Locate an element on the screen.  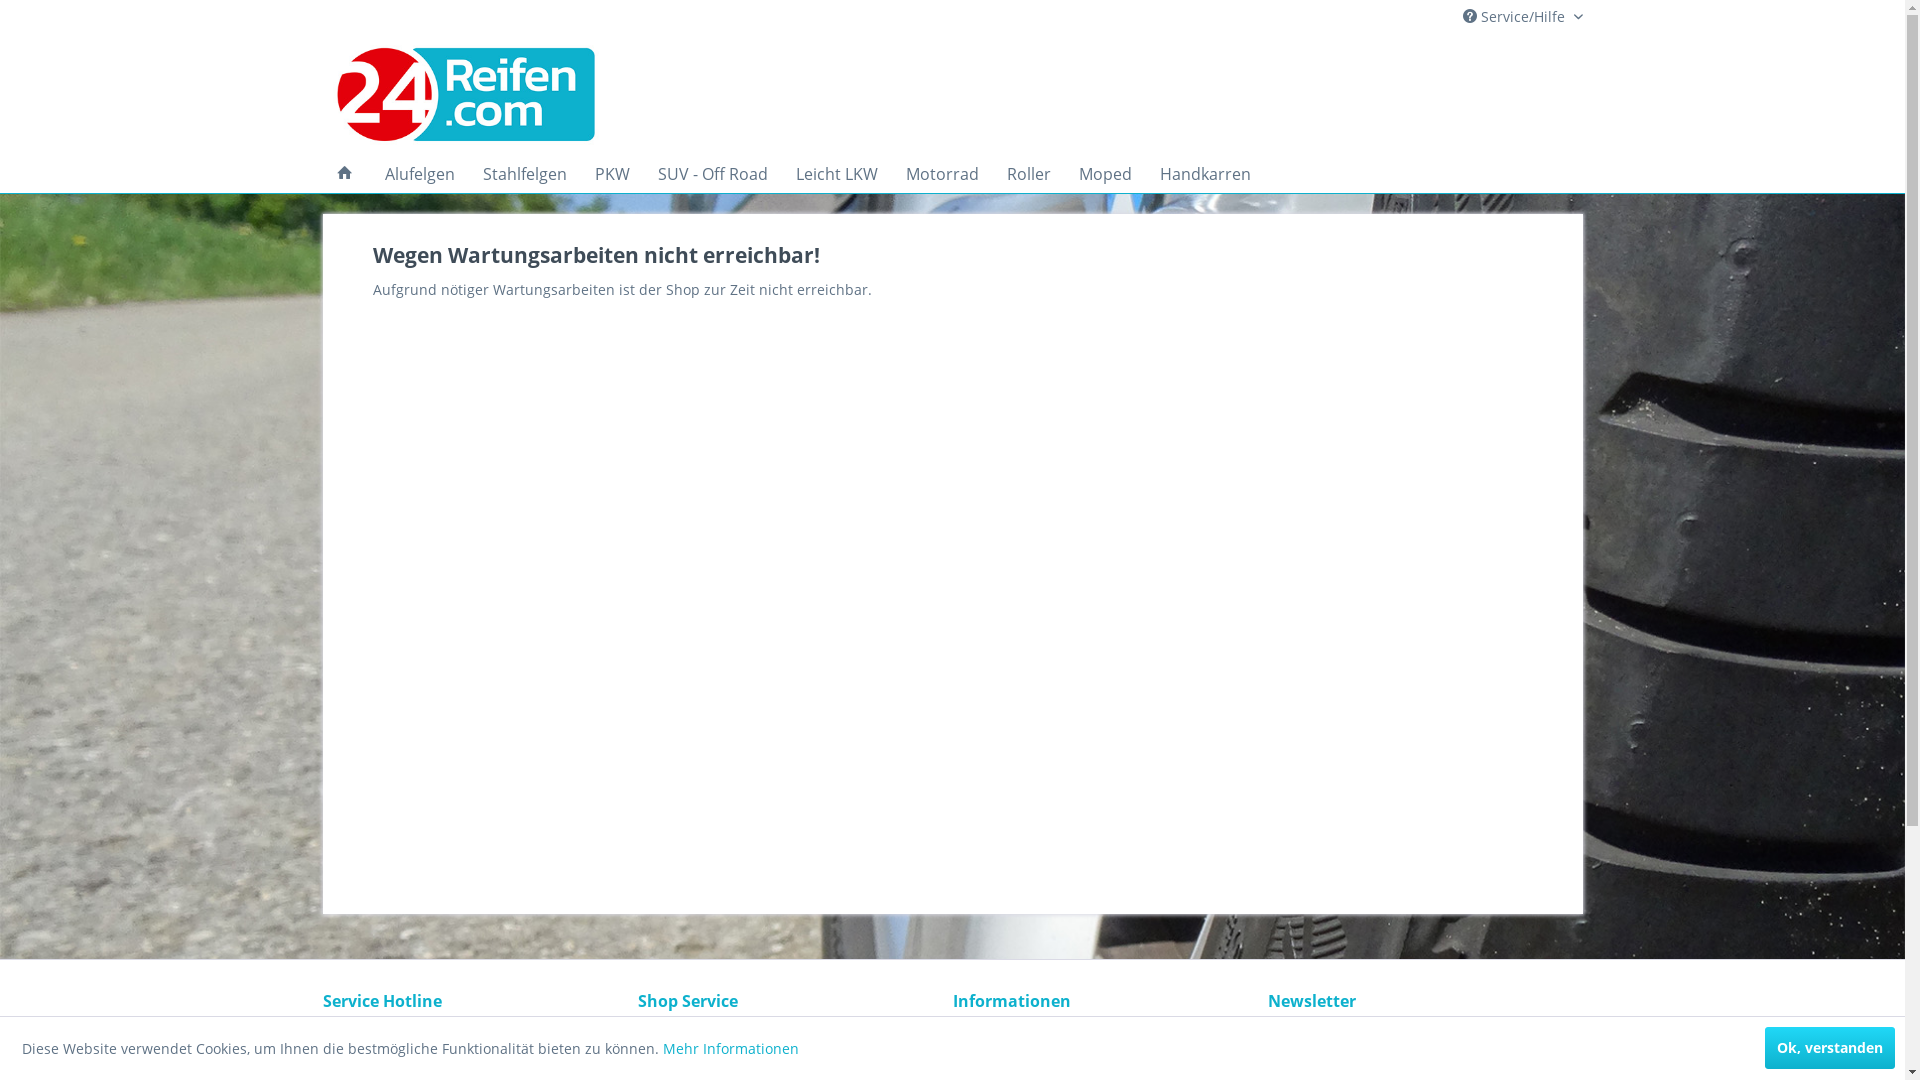
'Home' is located at coordinates (344, 172).